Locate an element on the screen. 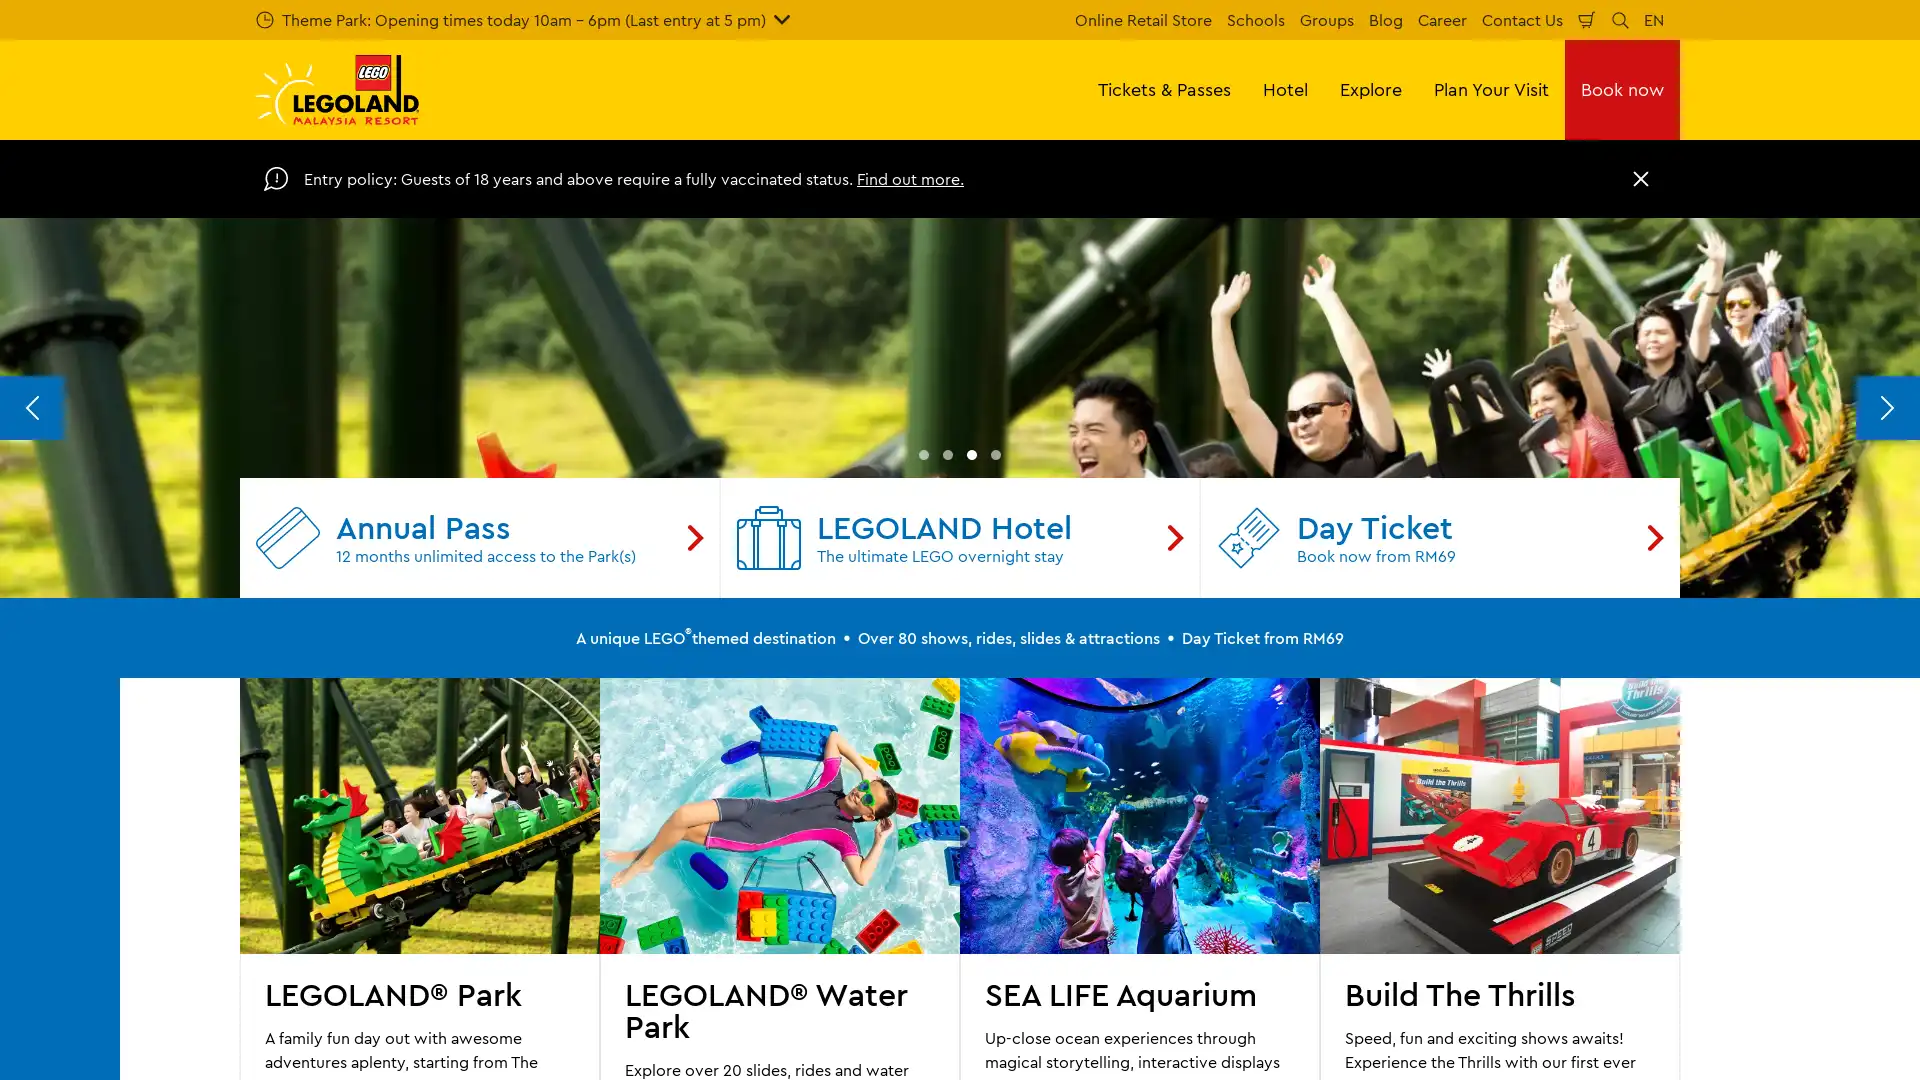 Image resolution: width=1920 pixels, height=1080 pixels. Close is located at coordinates (1641, 177).